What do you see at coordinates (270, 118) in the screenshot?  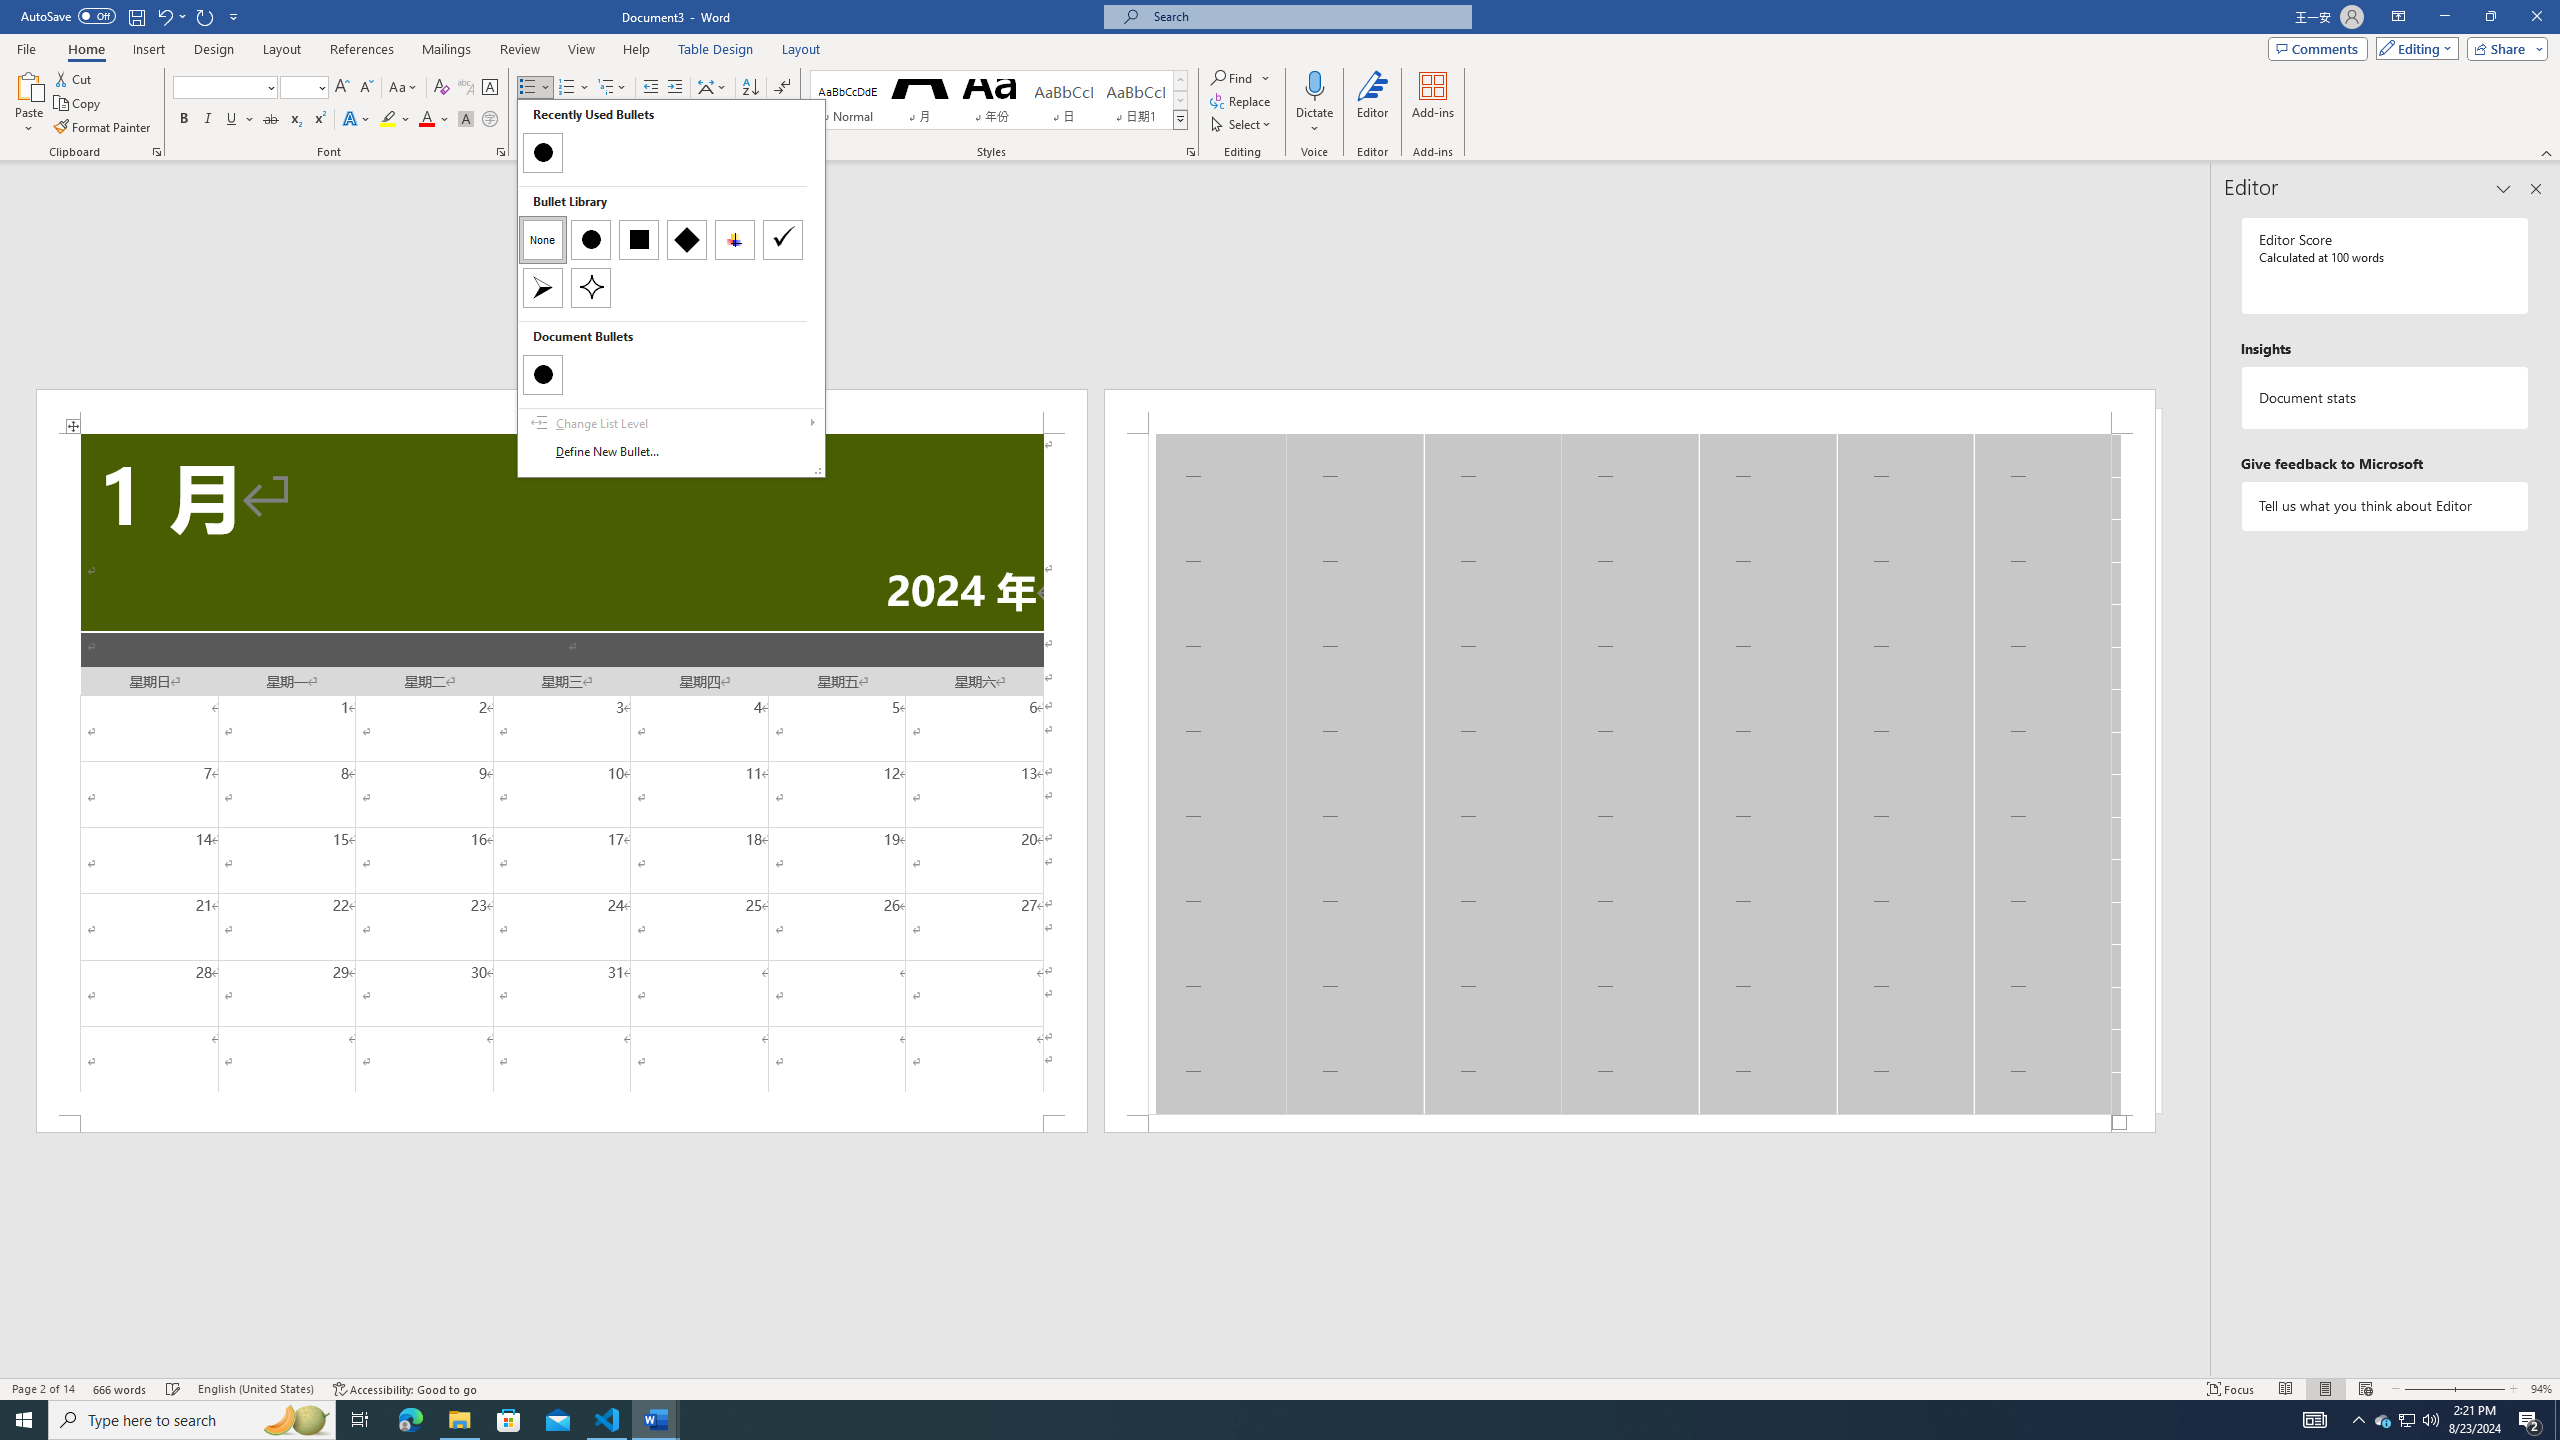 I see `'Strikethrough'` at bounding box center [270, 118].